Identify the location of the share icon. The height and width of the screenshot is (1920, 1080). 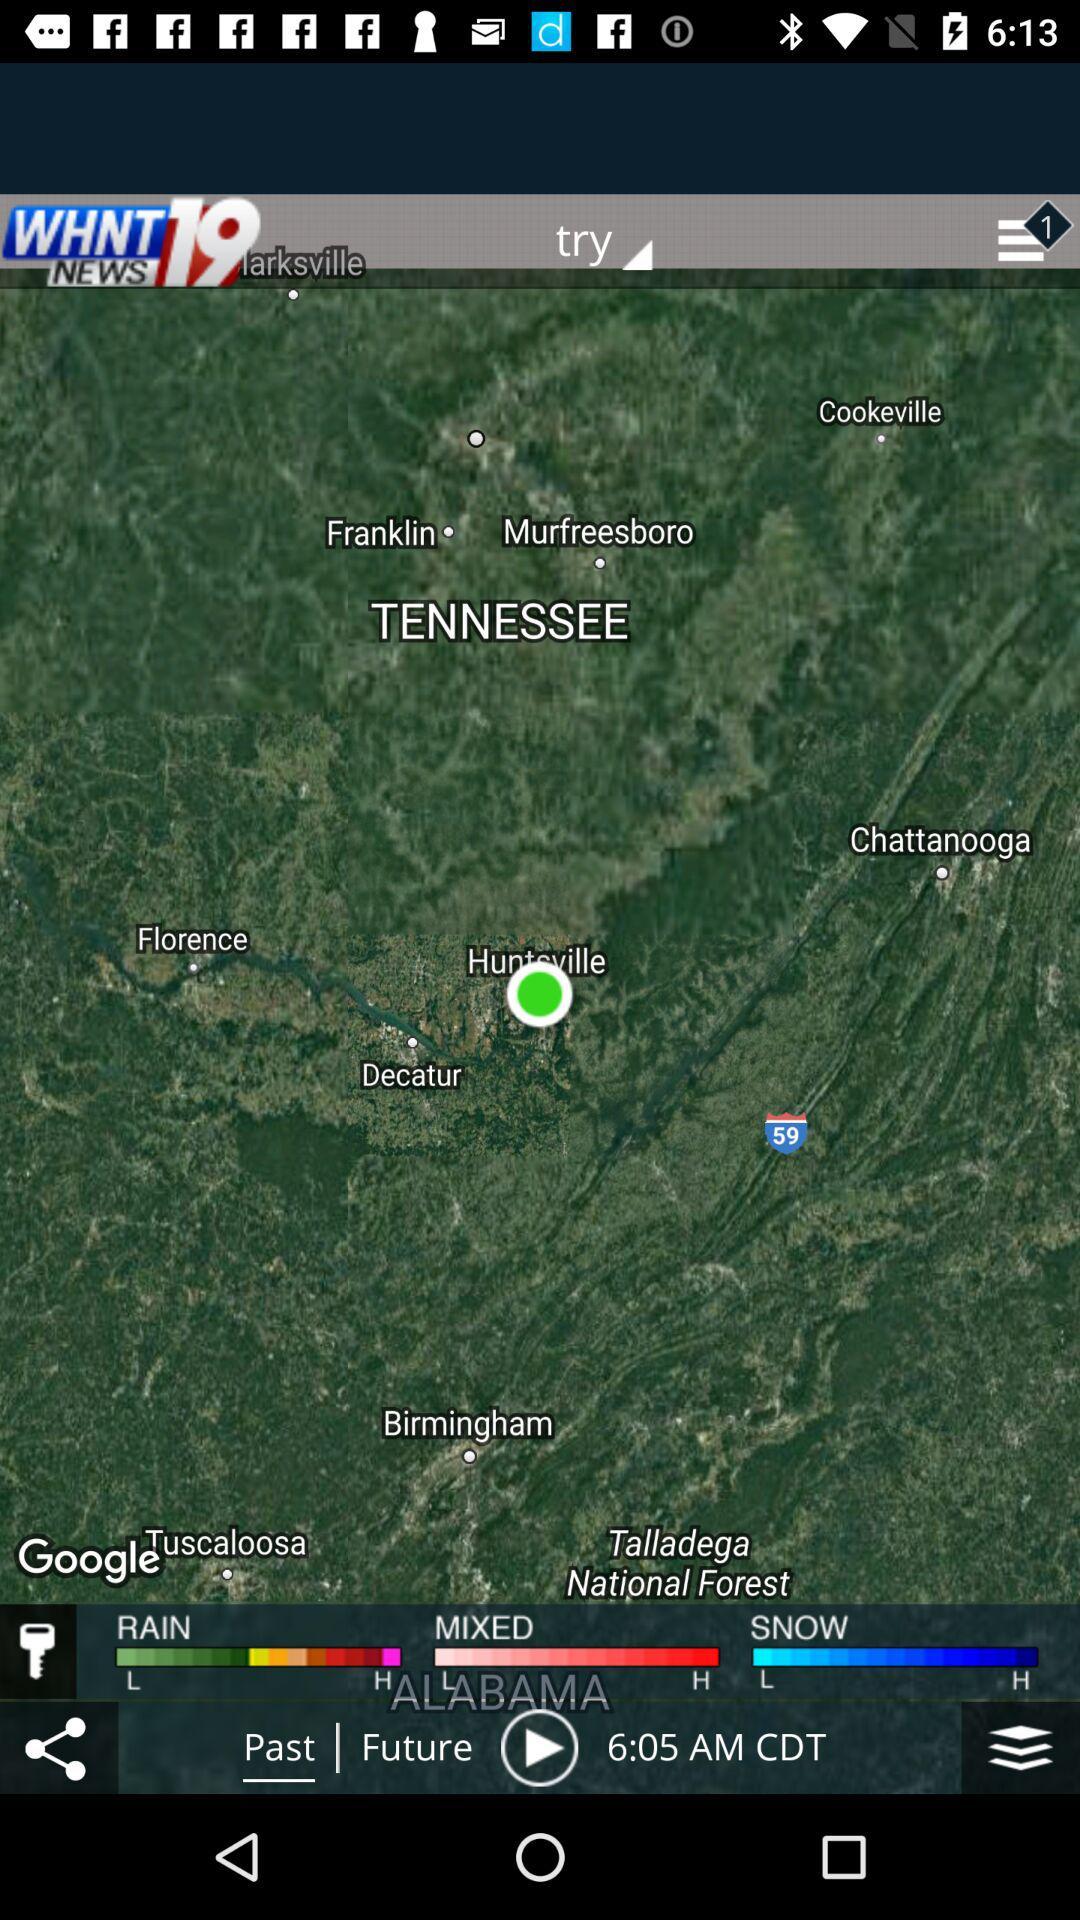
(58, 1746).